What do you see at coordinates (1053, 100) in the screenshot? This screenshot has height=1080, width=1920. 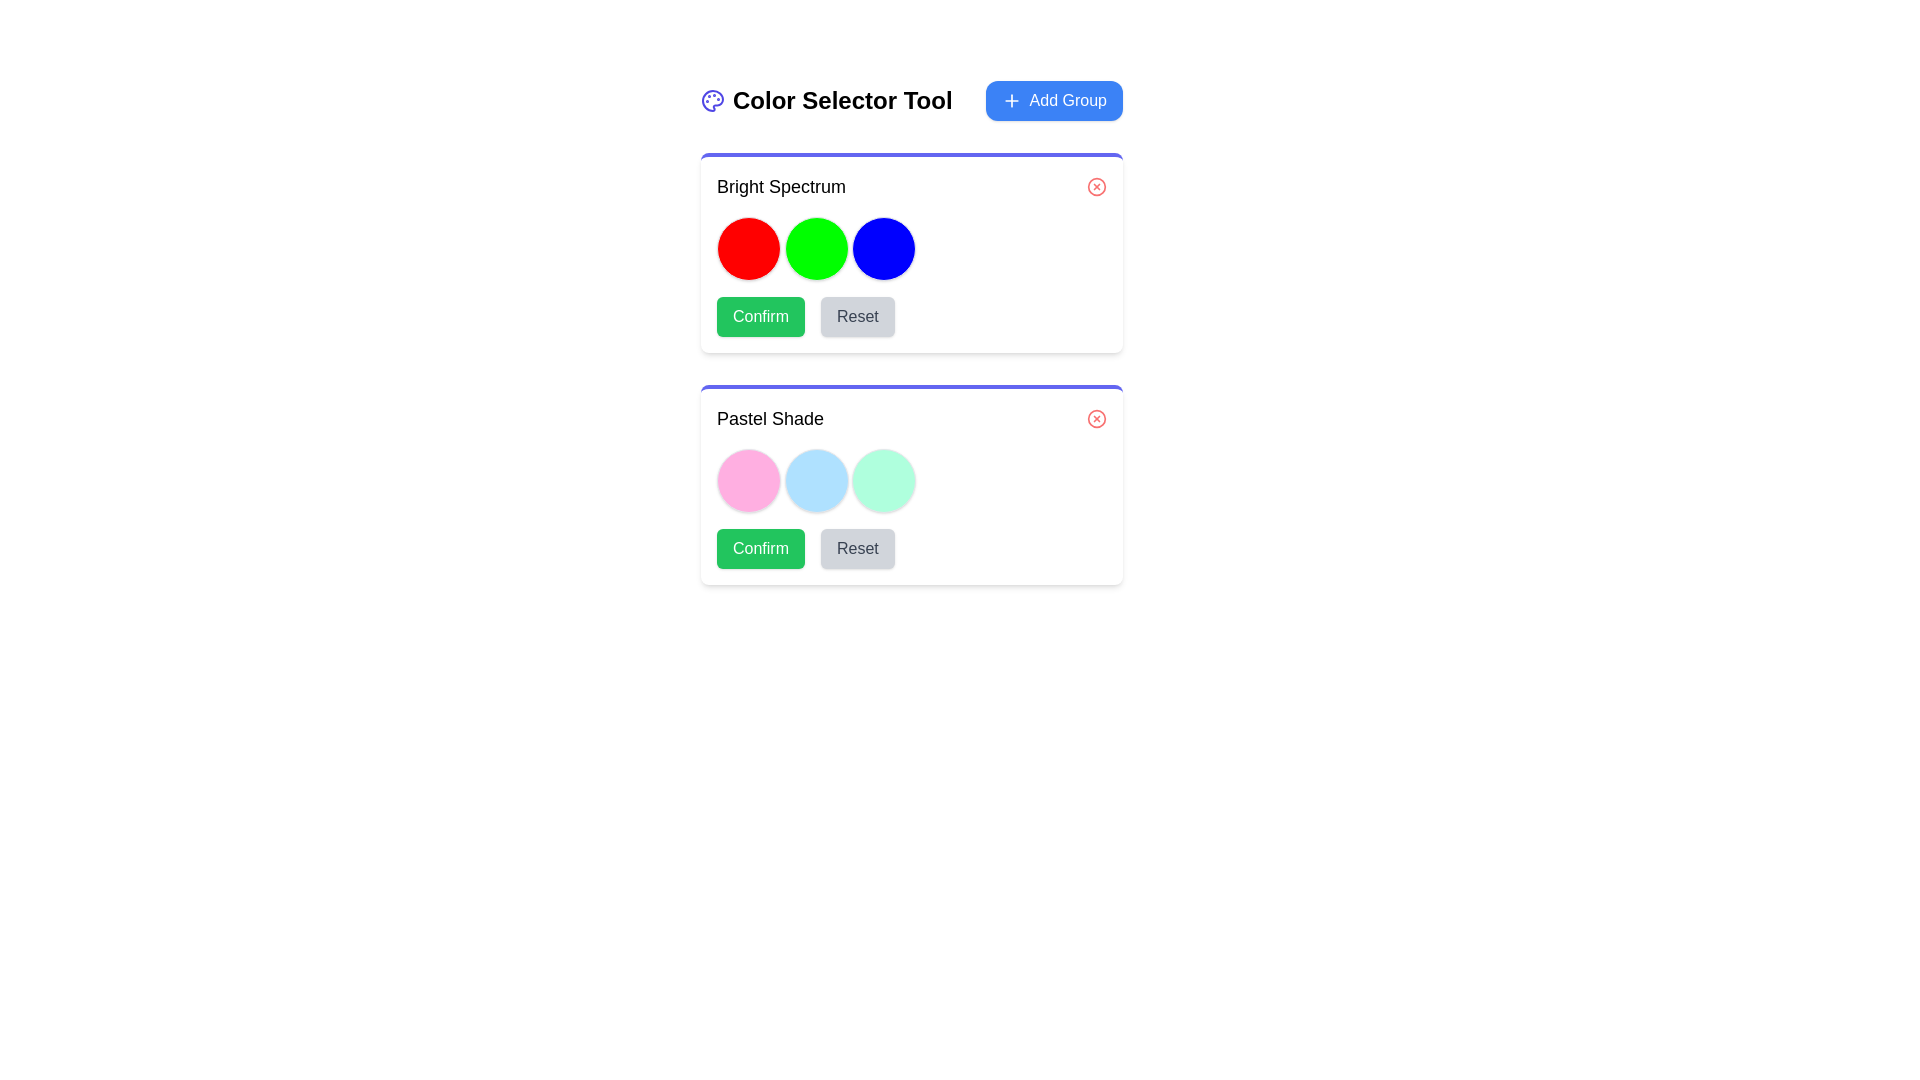 I see `the button located in the top-right corner of the 'Color Selector Tool' section` at bounding box center [1053, 100].